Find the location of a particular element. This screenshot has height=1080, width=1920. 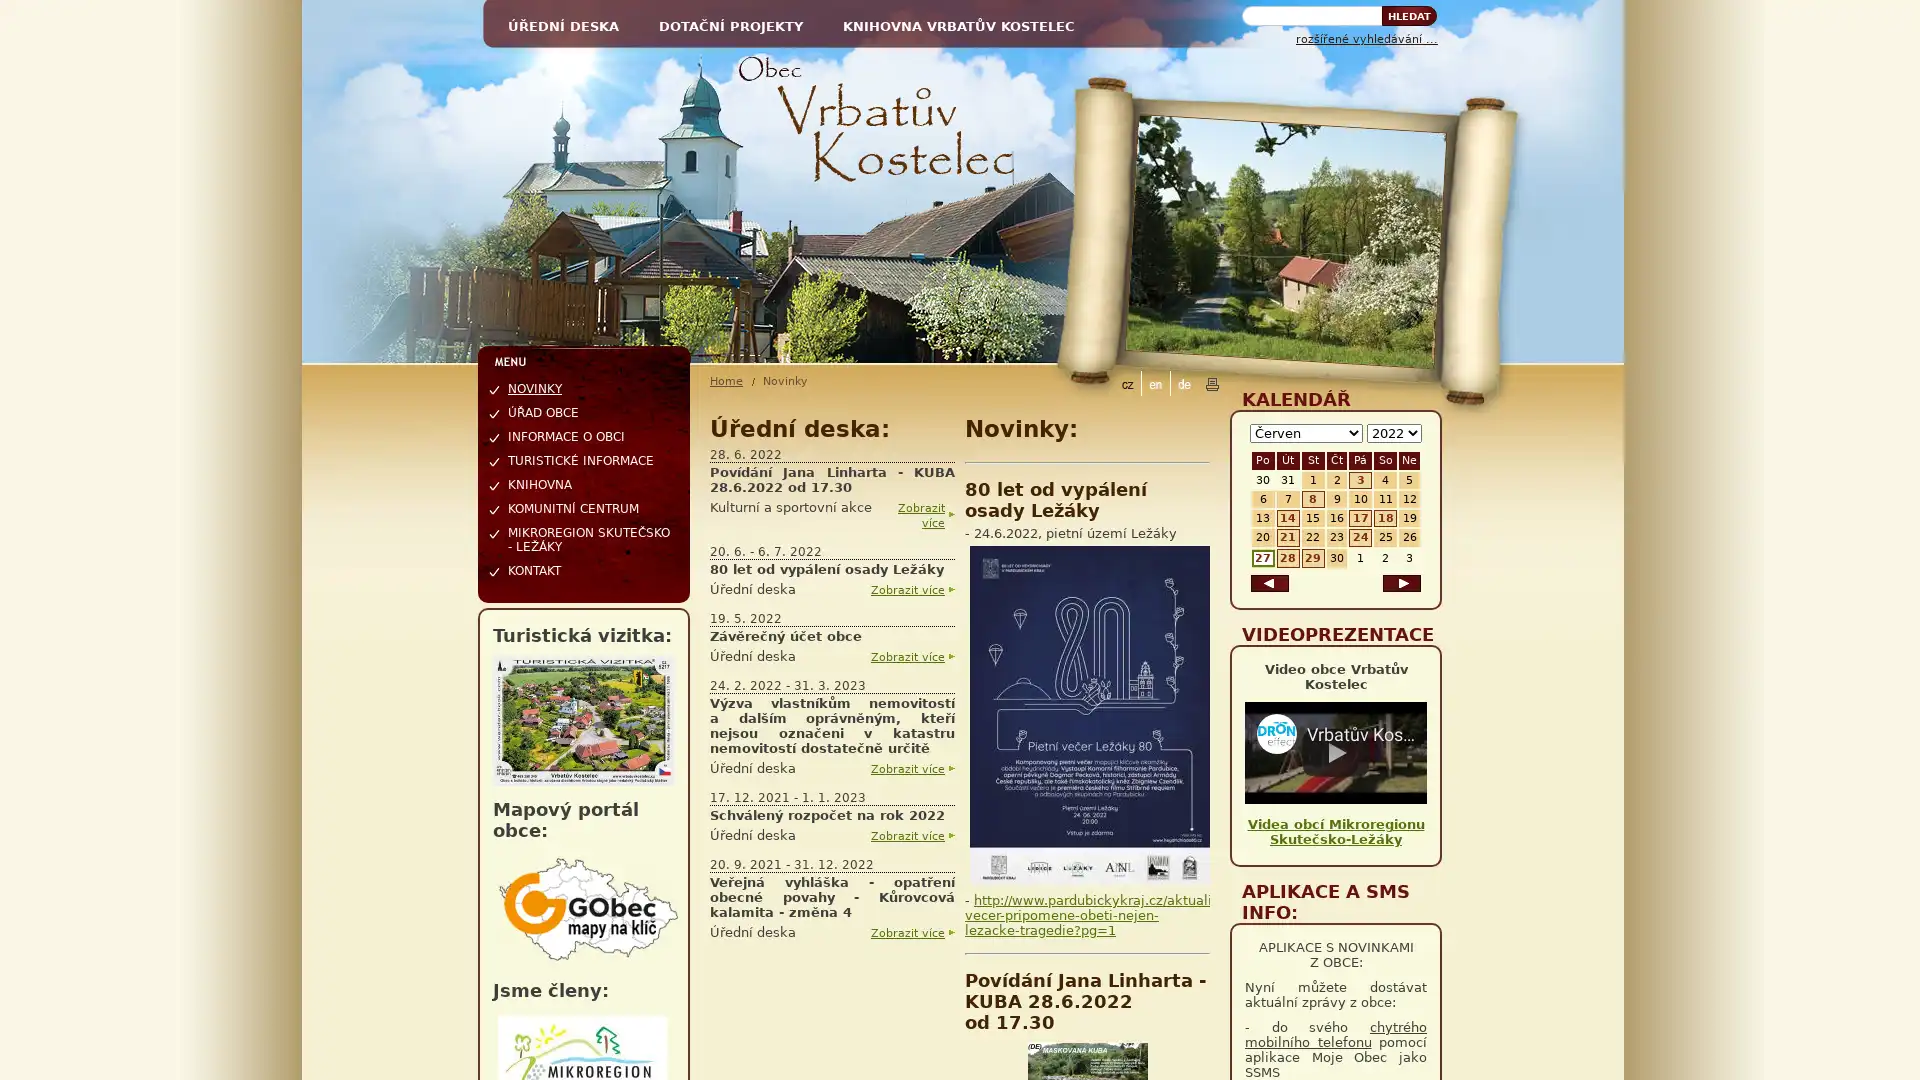

dalsi is located at coordinates (1400, 582).